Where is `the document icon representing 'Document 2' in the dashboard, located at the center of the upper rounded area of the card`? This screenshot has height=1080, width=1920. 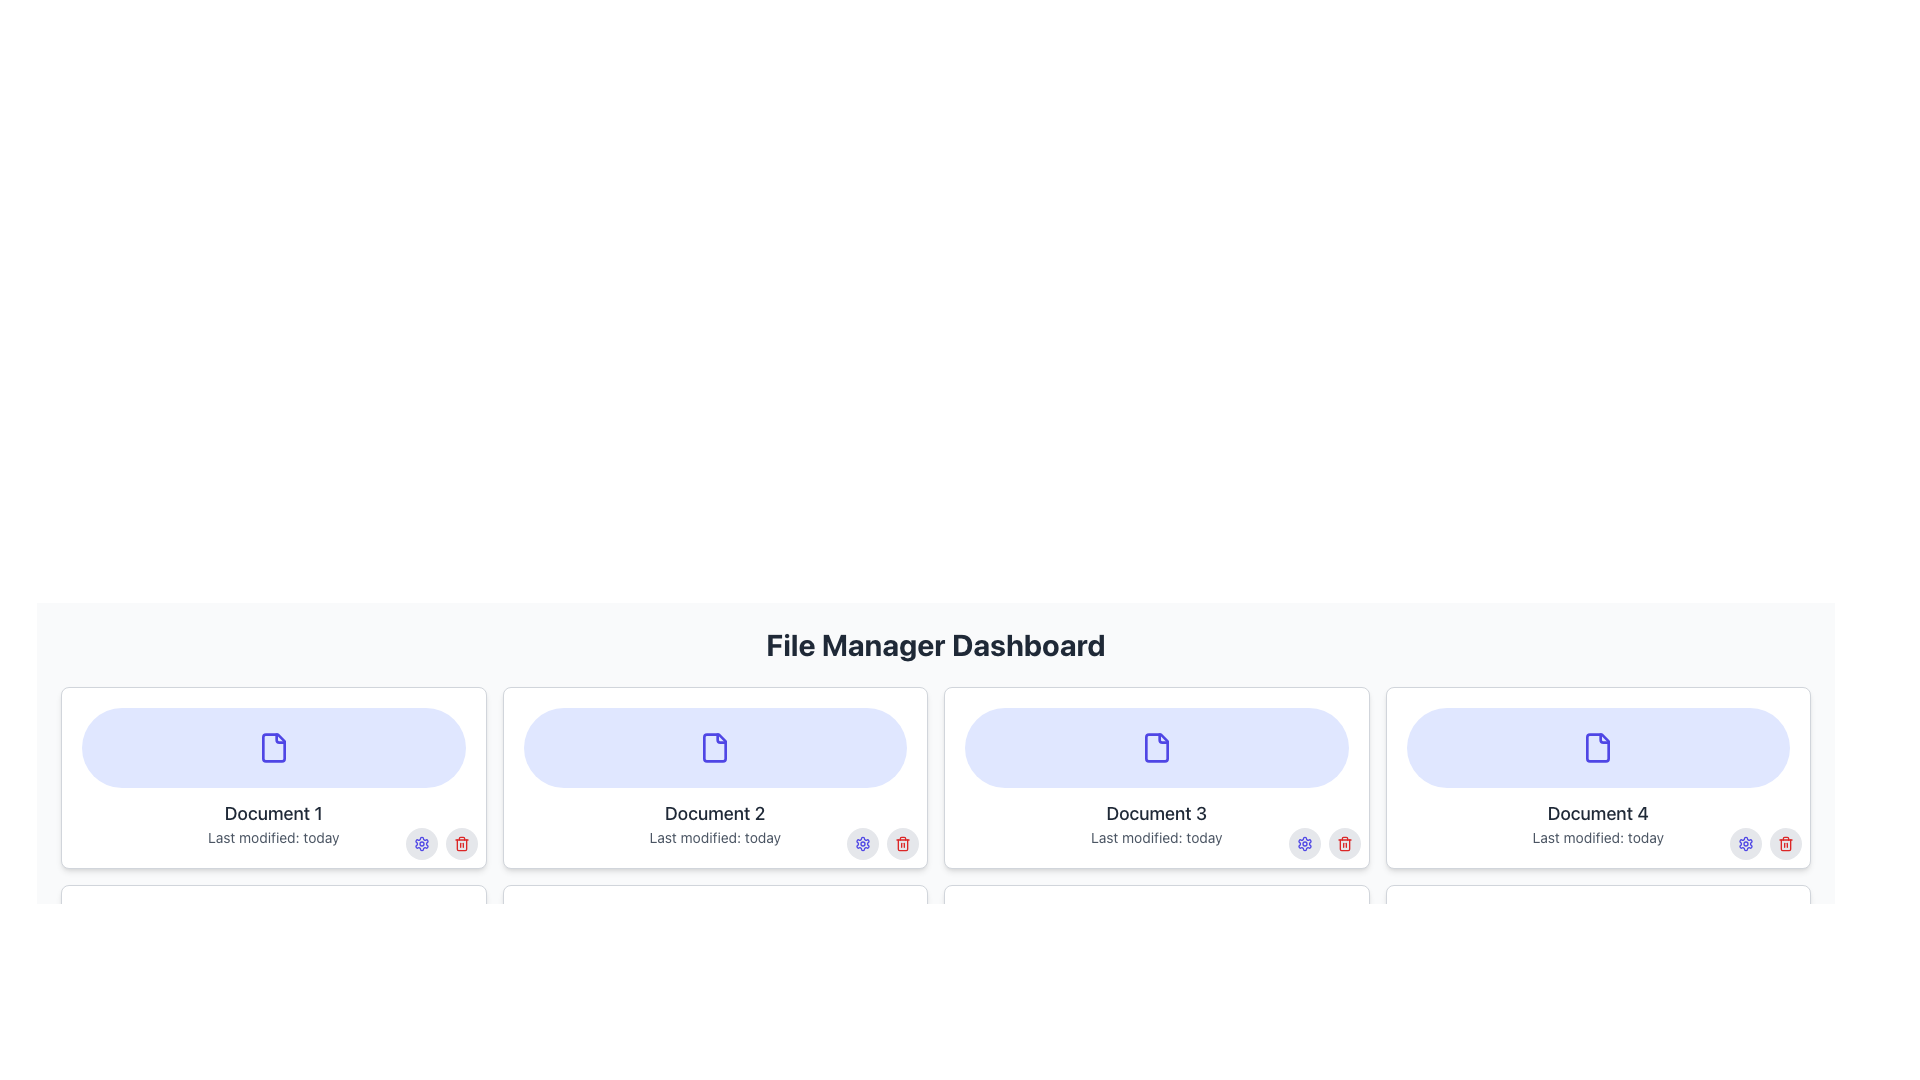 the document icon representing 'Document 2' in the dashboard, located at the center of the upper rounded area of the card is located at coordinates (715, 748).